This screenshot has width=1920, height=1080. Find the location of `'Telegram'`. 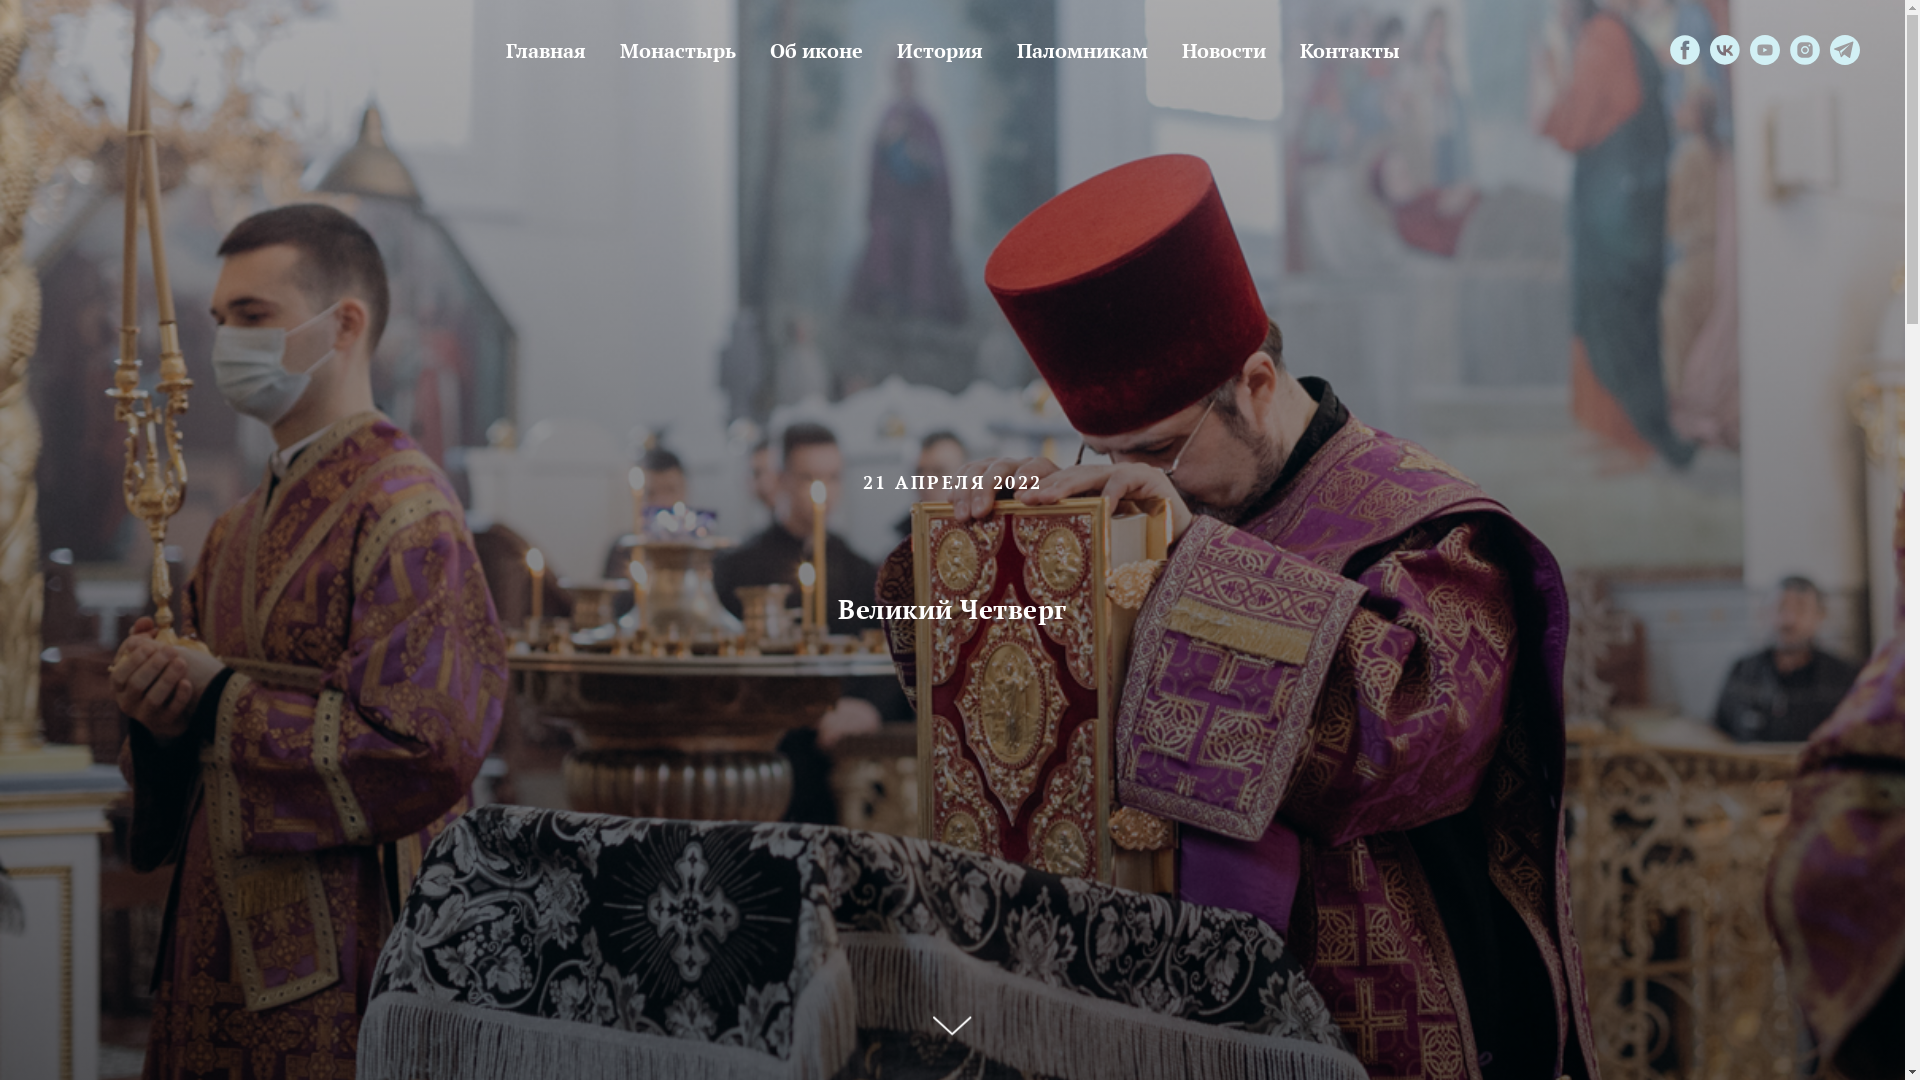

'Telegram' is located at coordinates (1843, 49).